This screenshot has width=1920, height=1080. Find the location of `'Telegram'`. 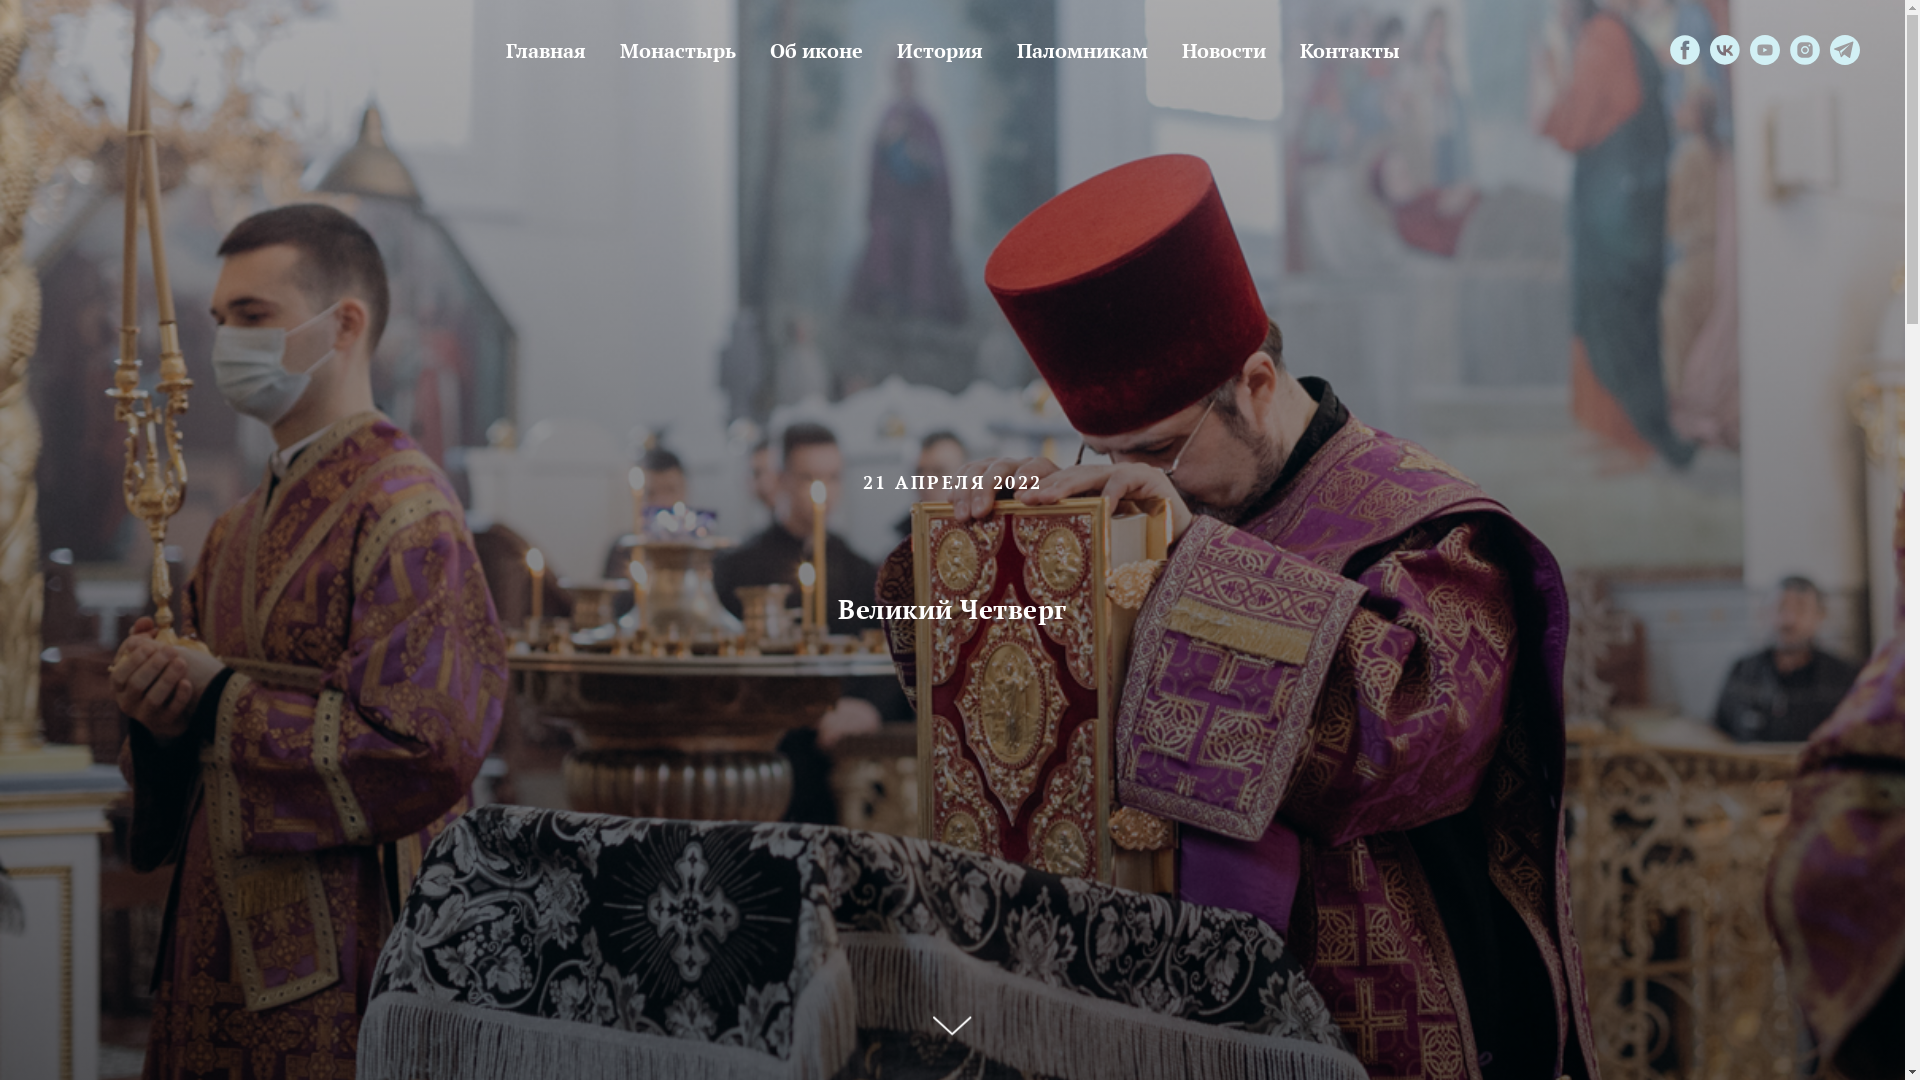

'Telegram' is located at coordinates (1843, 49).